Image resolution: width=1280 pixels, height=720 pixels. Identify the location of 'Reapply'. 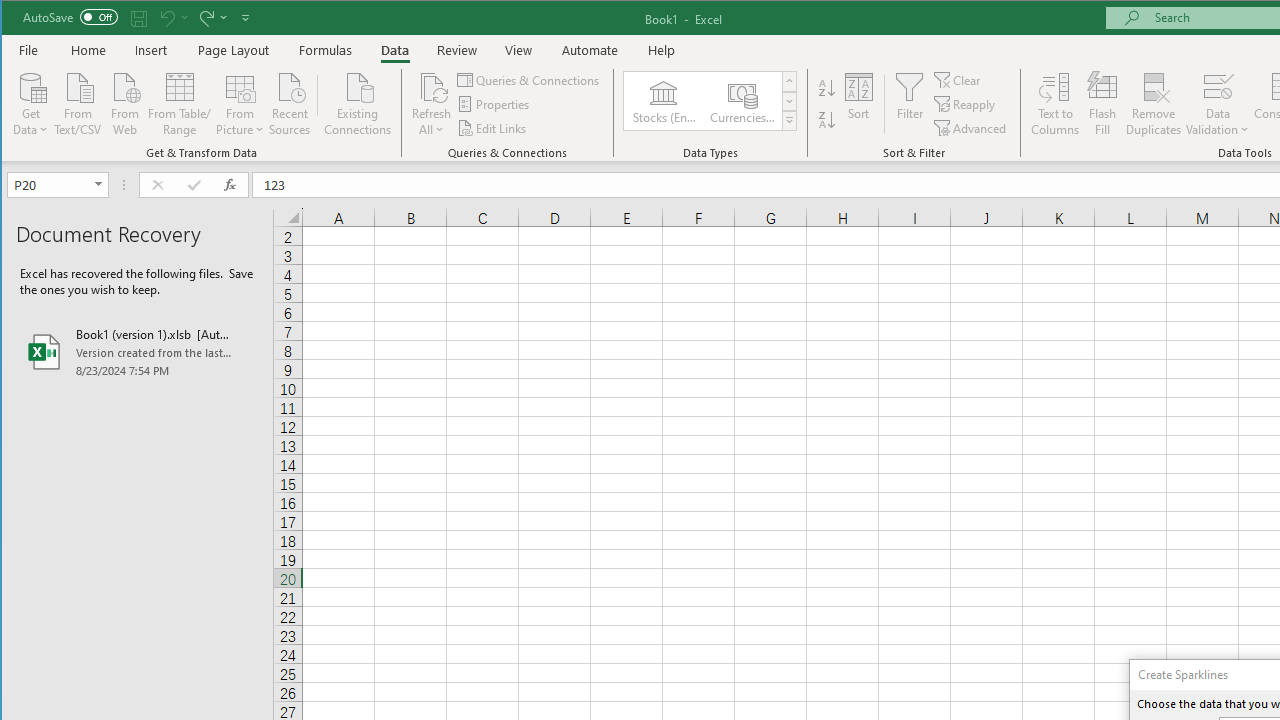
(966, 104).